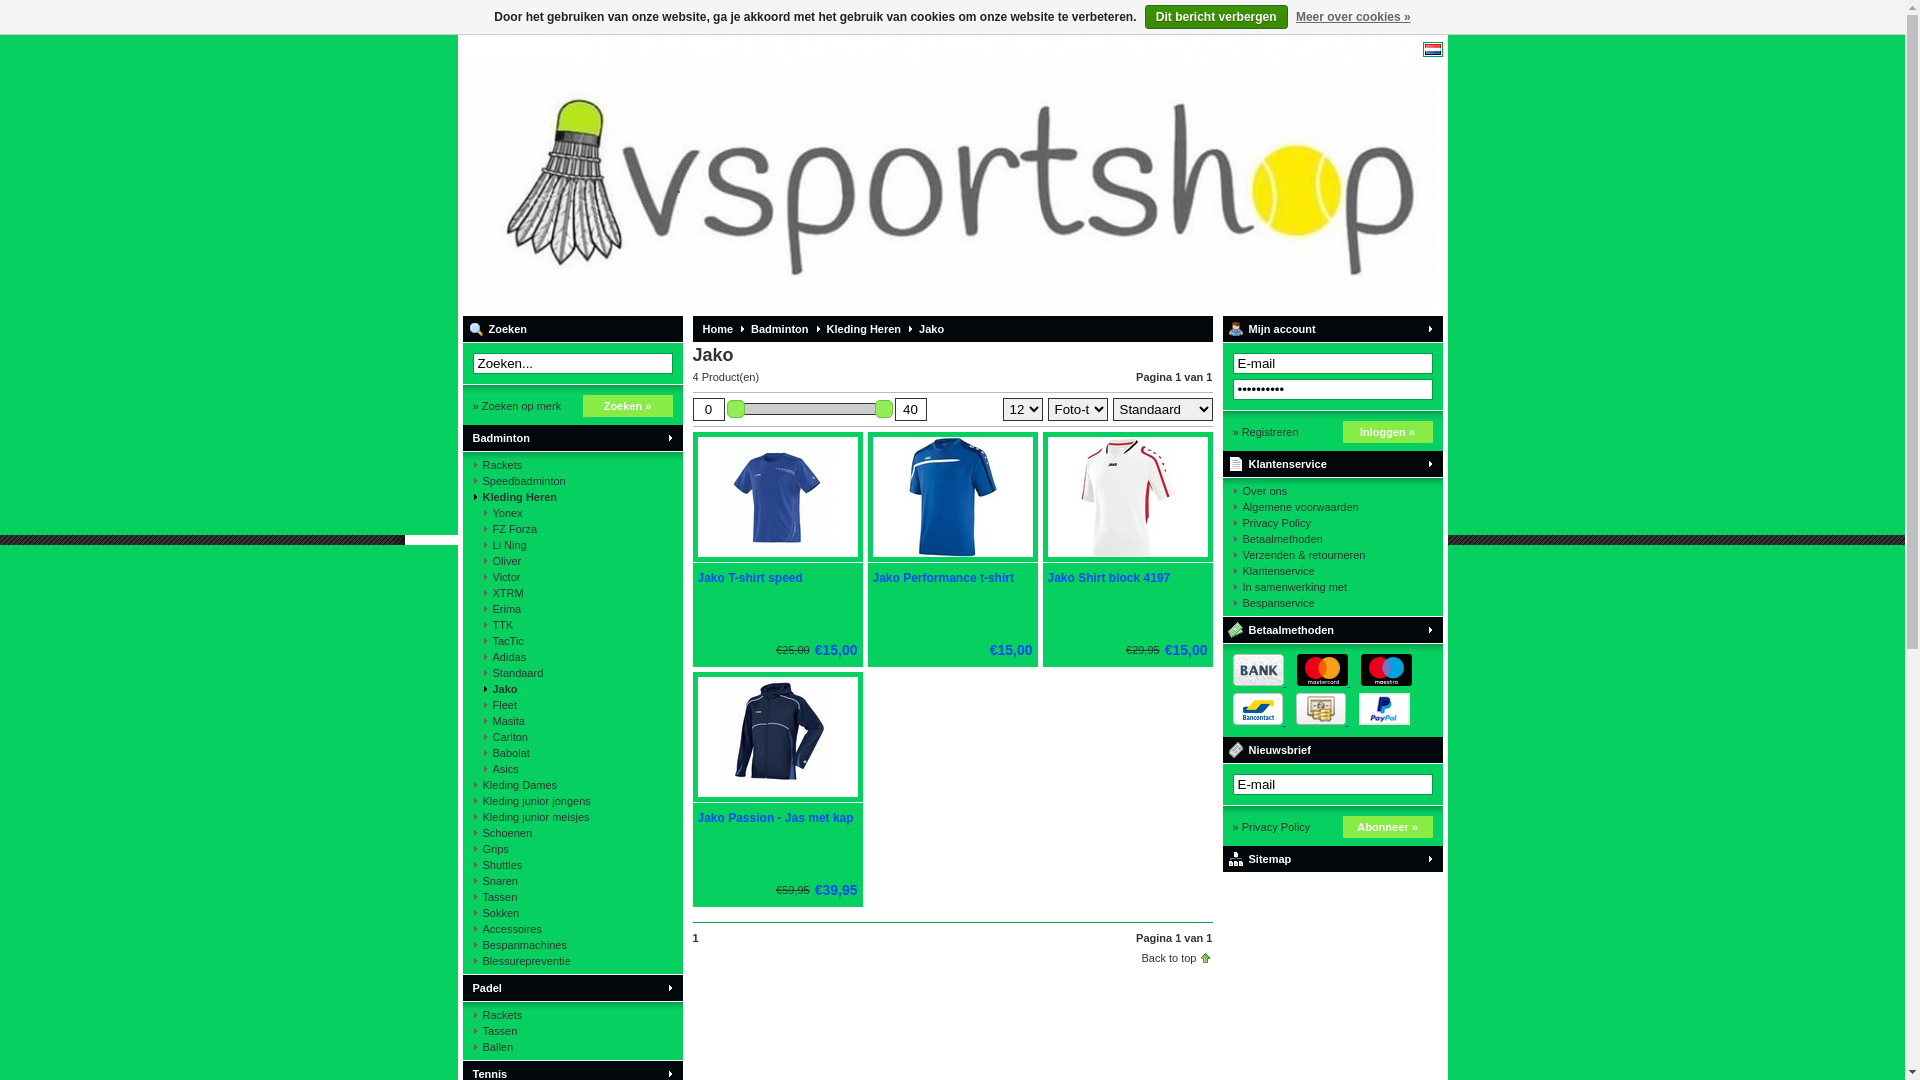  Describe the element at coordinates (570, 945) in the screenshot. I see `'Bespanmachines'` at that location.